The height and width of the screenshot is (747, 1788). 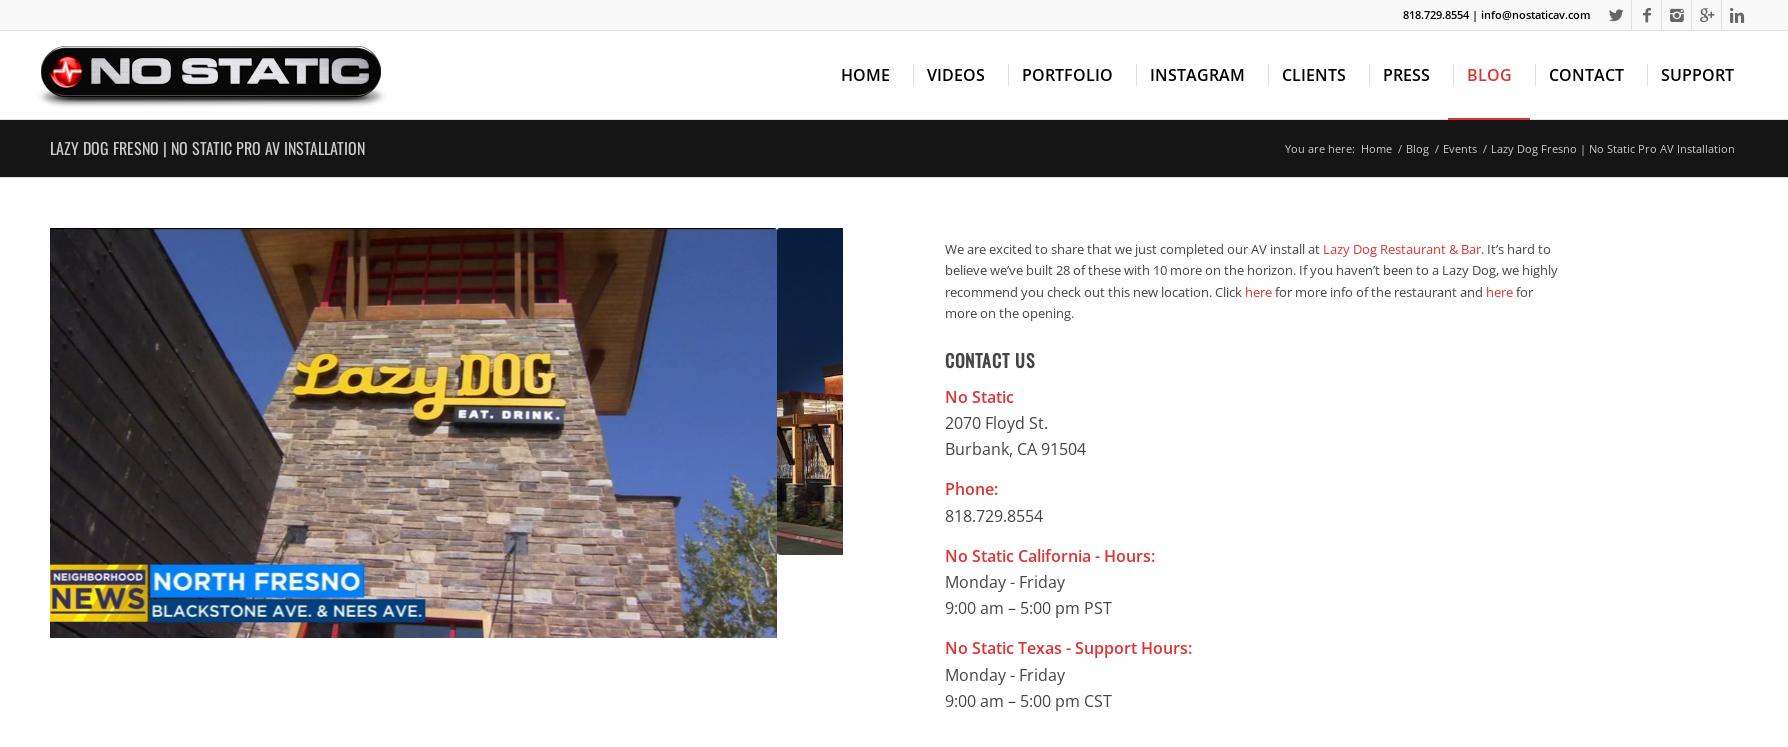 What do you see at coordinates (1249, 269) in the screenshot?
I see `'. It’s hard to believe we’ve built 28 of these with 10 more on the horizon. If you haven’t been to a Lazy Dog, we highly recommend you check out this new location. Click'` at bounding box center [1249, 269].